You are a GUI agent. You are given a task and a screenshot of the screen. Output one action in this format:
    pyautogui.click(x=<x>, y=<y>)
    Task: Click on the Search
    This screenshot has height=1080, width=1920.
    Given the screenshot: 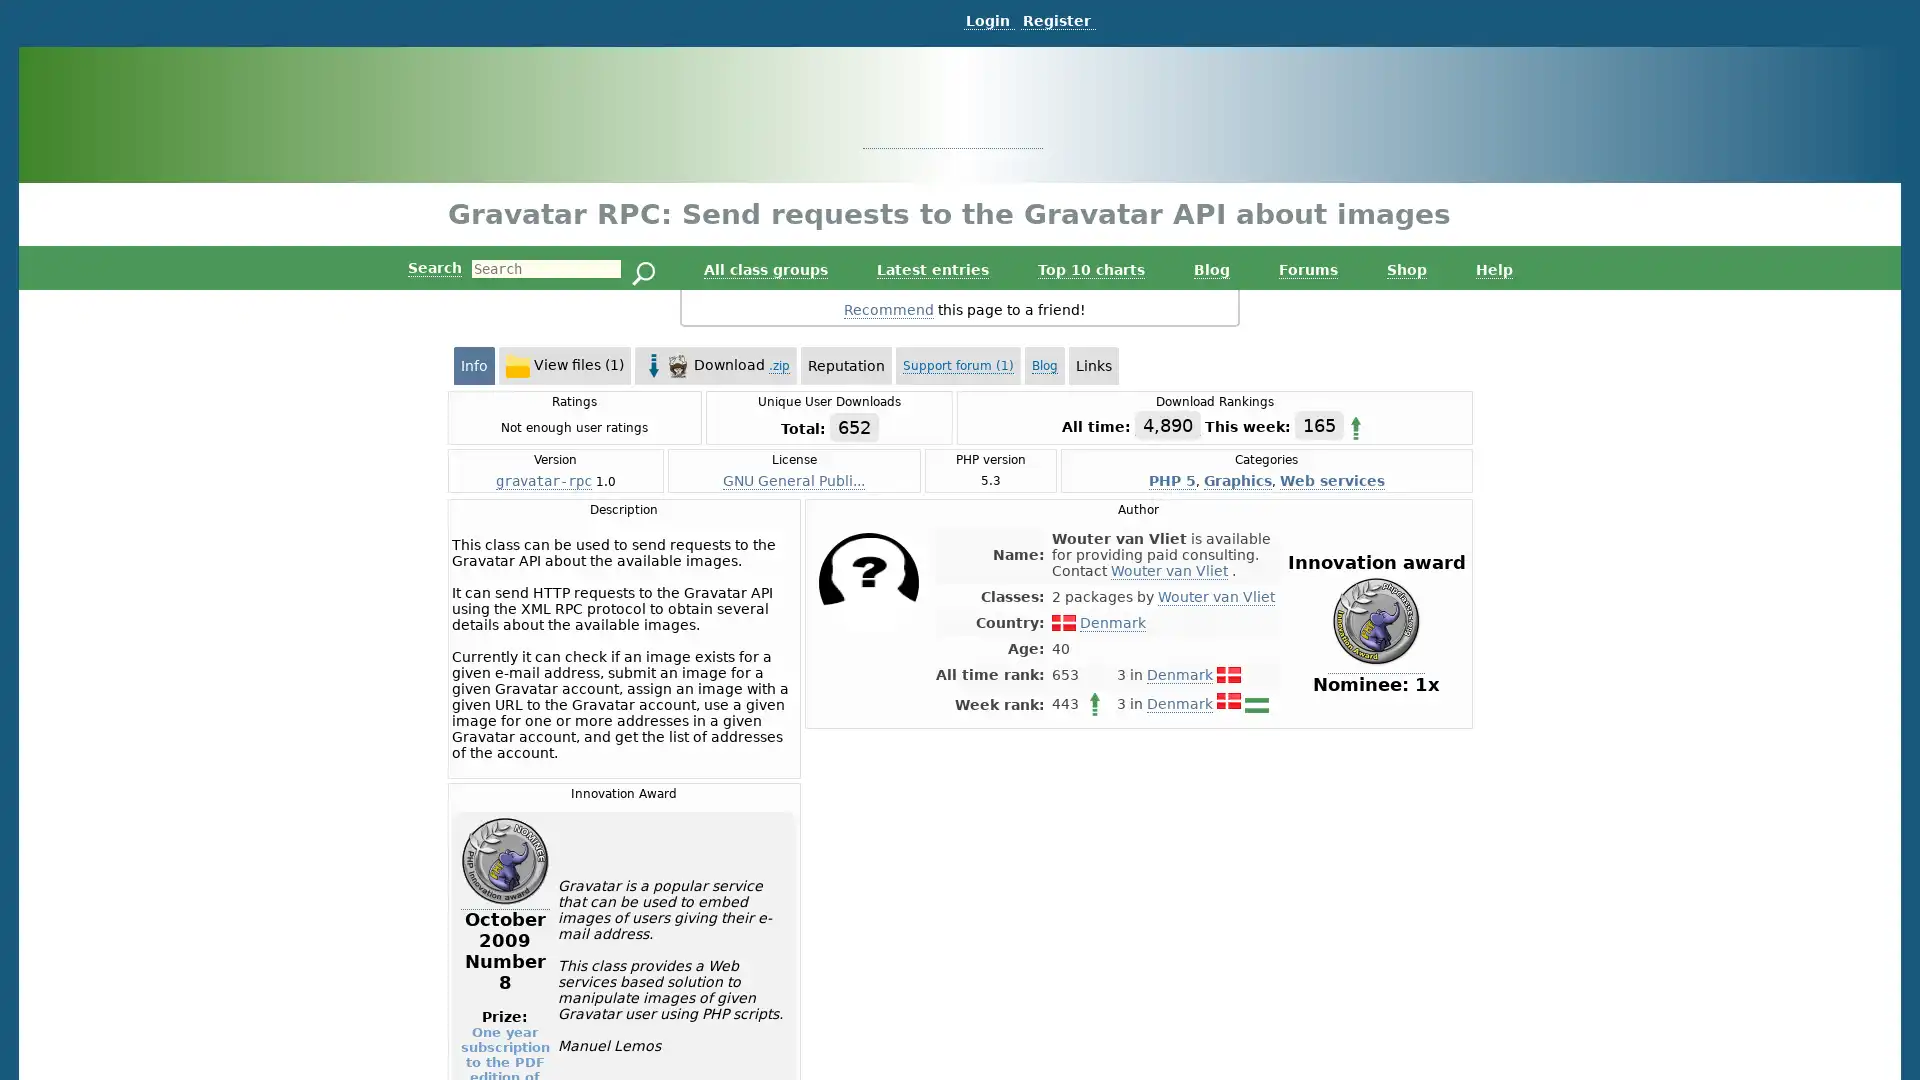 What is the action you would take?
    pyautogui.click(x=642, y=273)
    